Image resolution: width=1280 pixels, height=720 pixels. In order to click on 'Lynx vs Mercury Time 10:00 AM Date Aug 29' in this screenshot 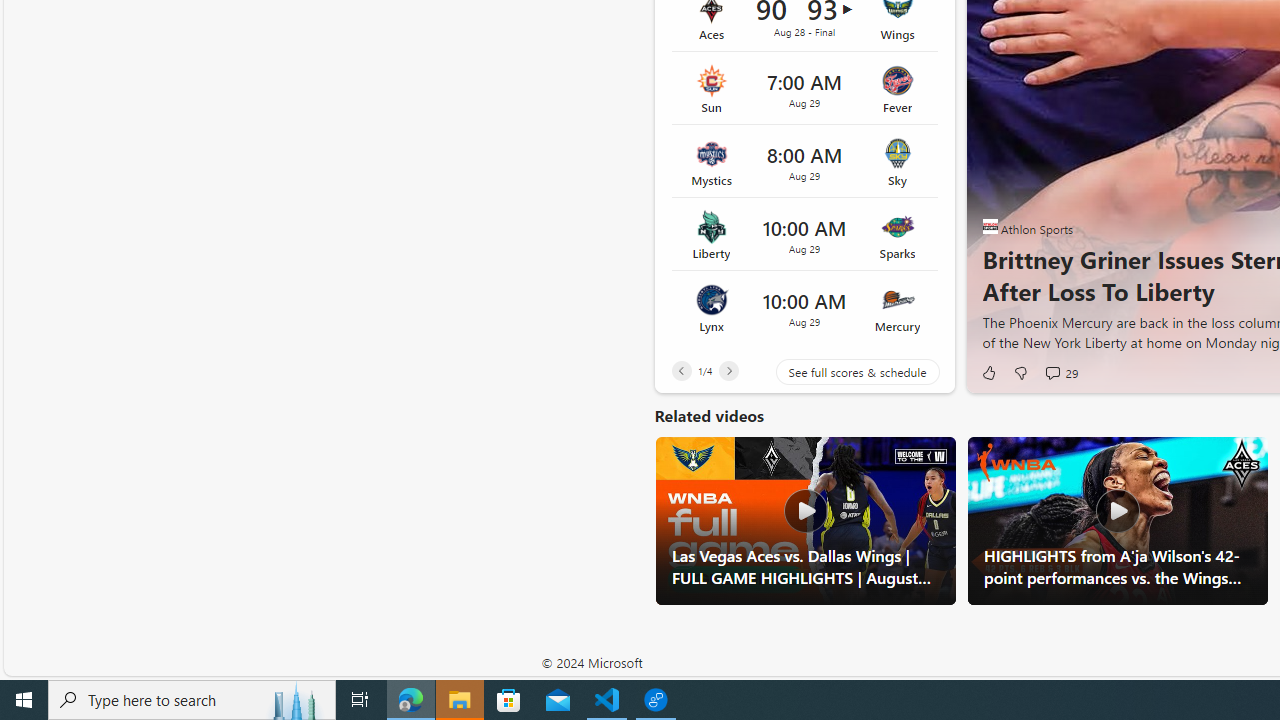, I will do `click(804, 307)`.